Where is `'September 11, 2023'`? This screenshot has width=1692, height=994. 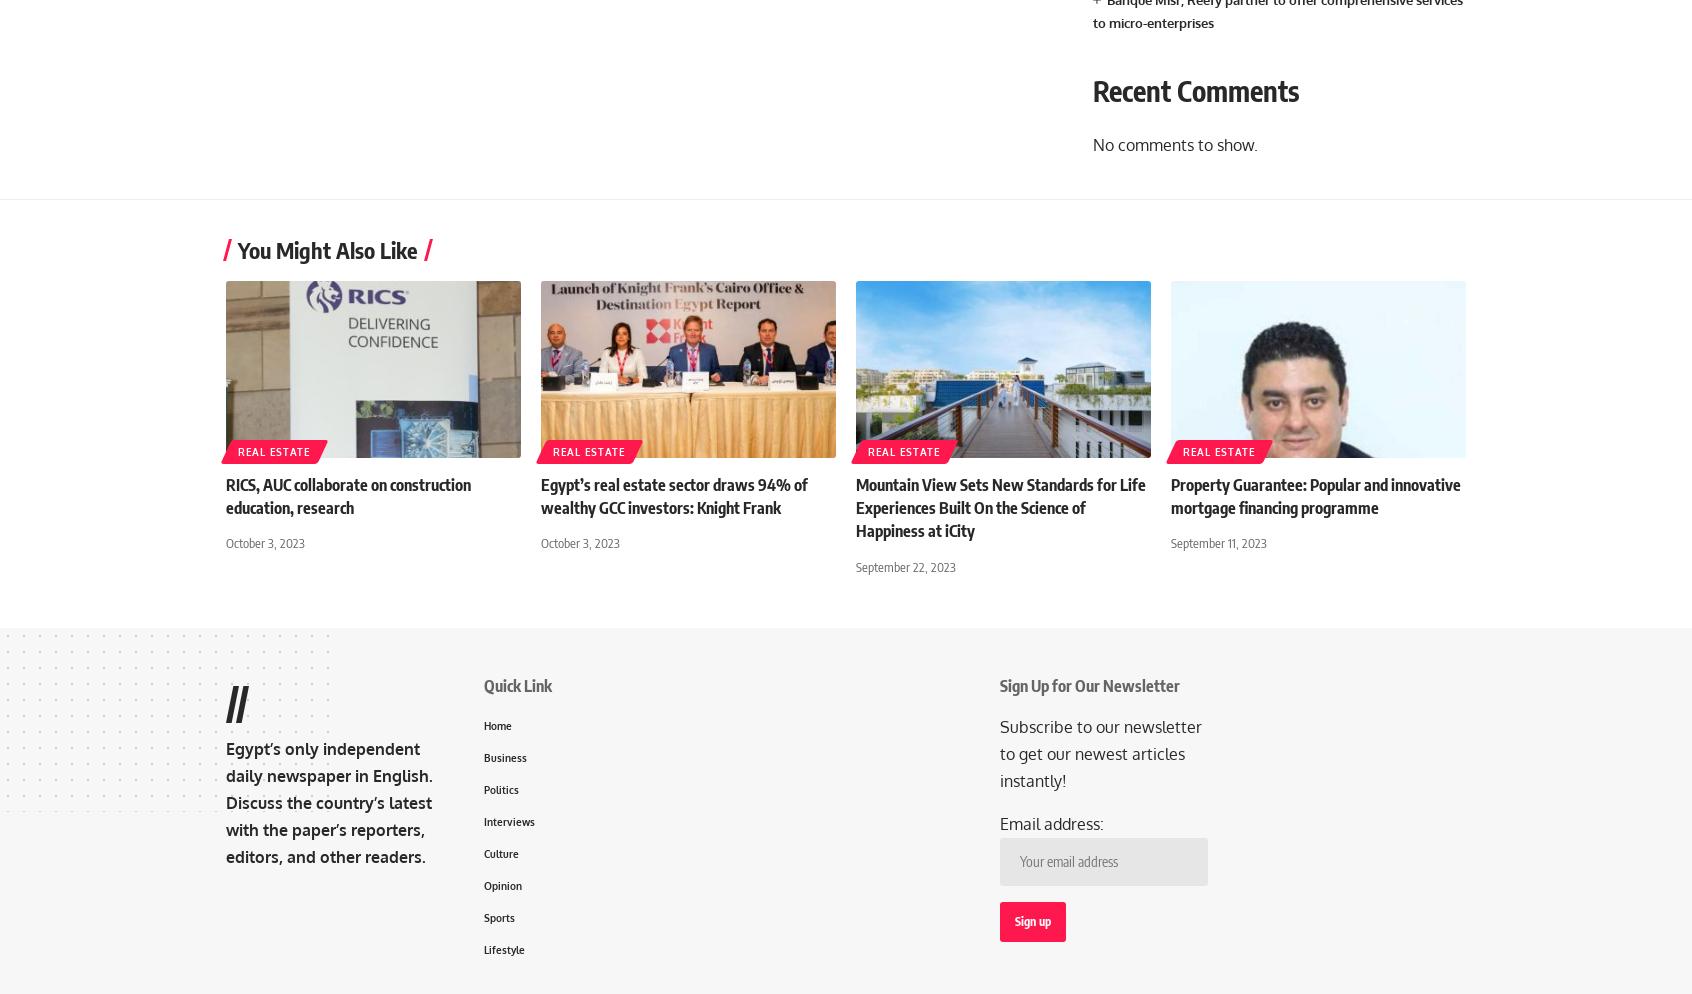 'September 11, 2023' is located at coordinates (1170, 542).